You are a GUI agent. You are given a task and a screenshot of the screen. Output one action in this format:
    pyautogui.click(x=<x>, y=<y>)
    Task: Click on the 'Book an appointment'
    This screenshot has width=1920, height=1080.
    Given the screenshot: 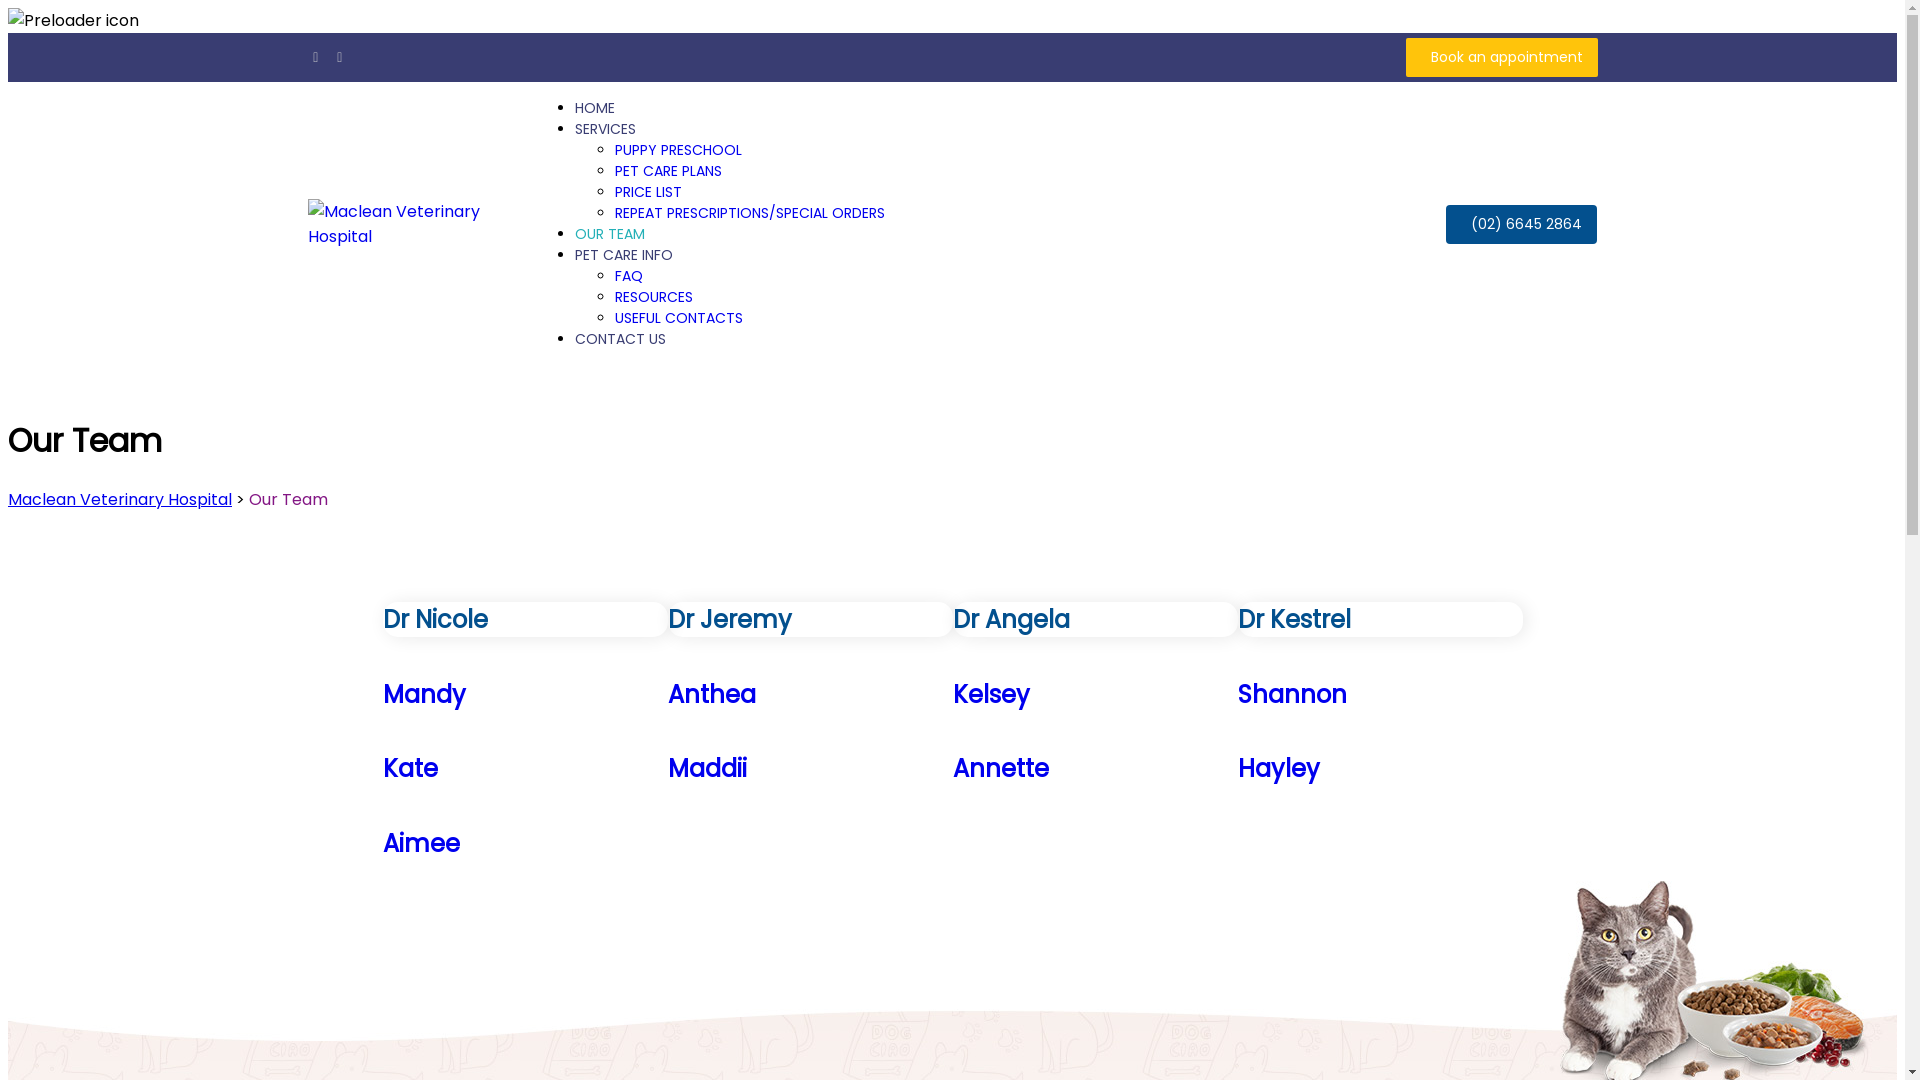 What is the action you would take?
    pyautogui.click(x=1502, y=56)
    